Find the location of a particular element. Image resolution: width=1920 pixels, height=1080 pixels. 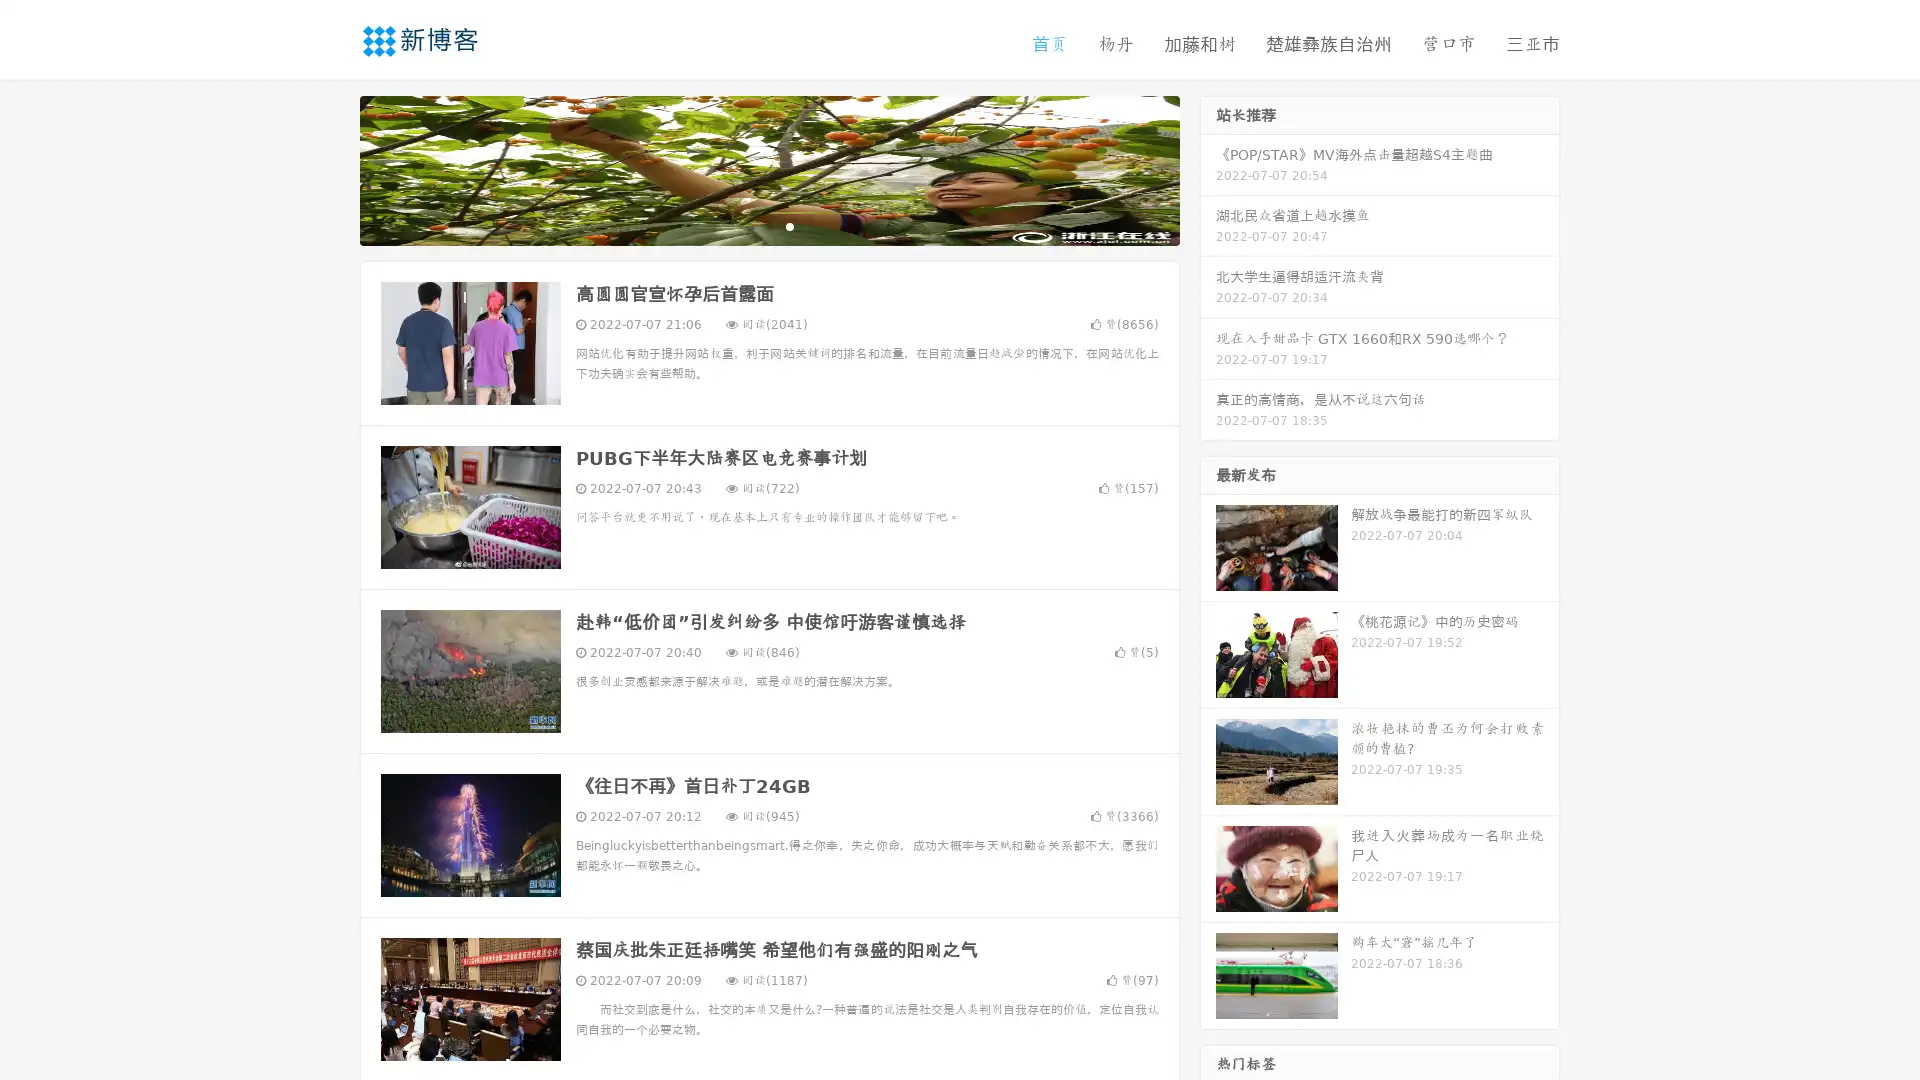

Go to slide 3 is located at coordinates (789, 225).